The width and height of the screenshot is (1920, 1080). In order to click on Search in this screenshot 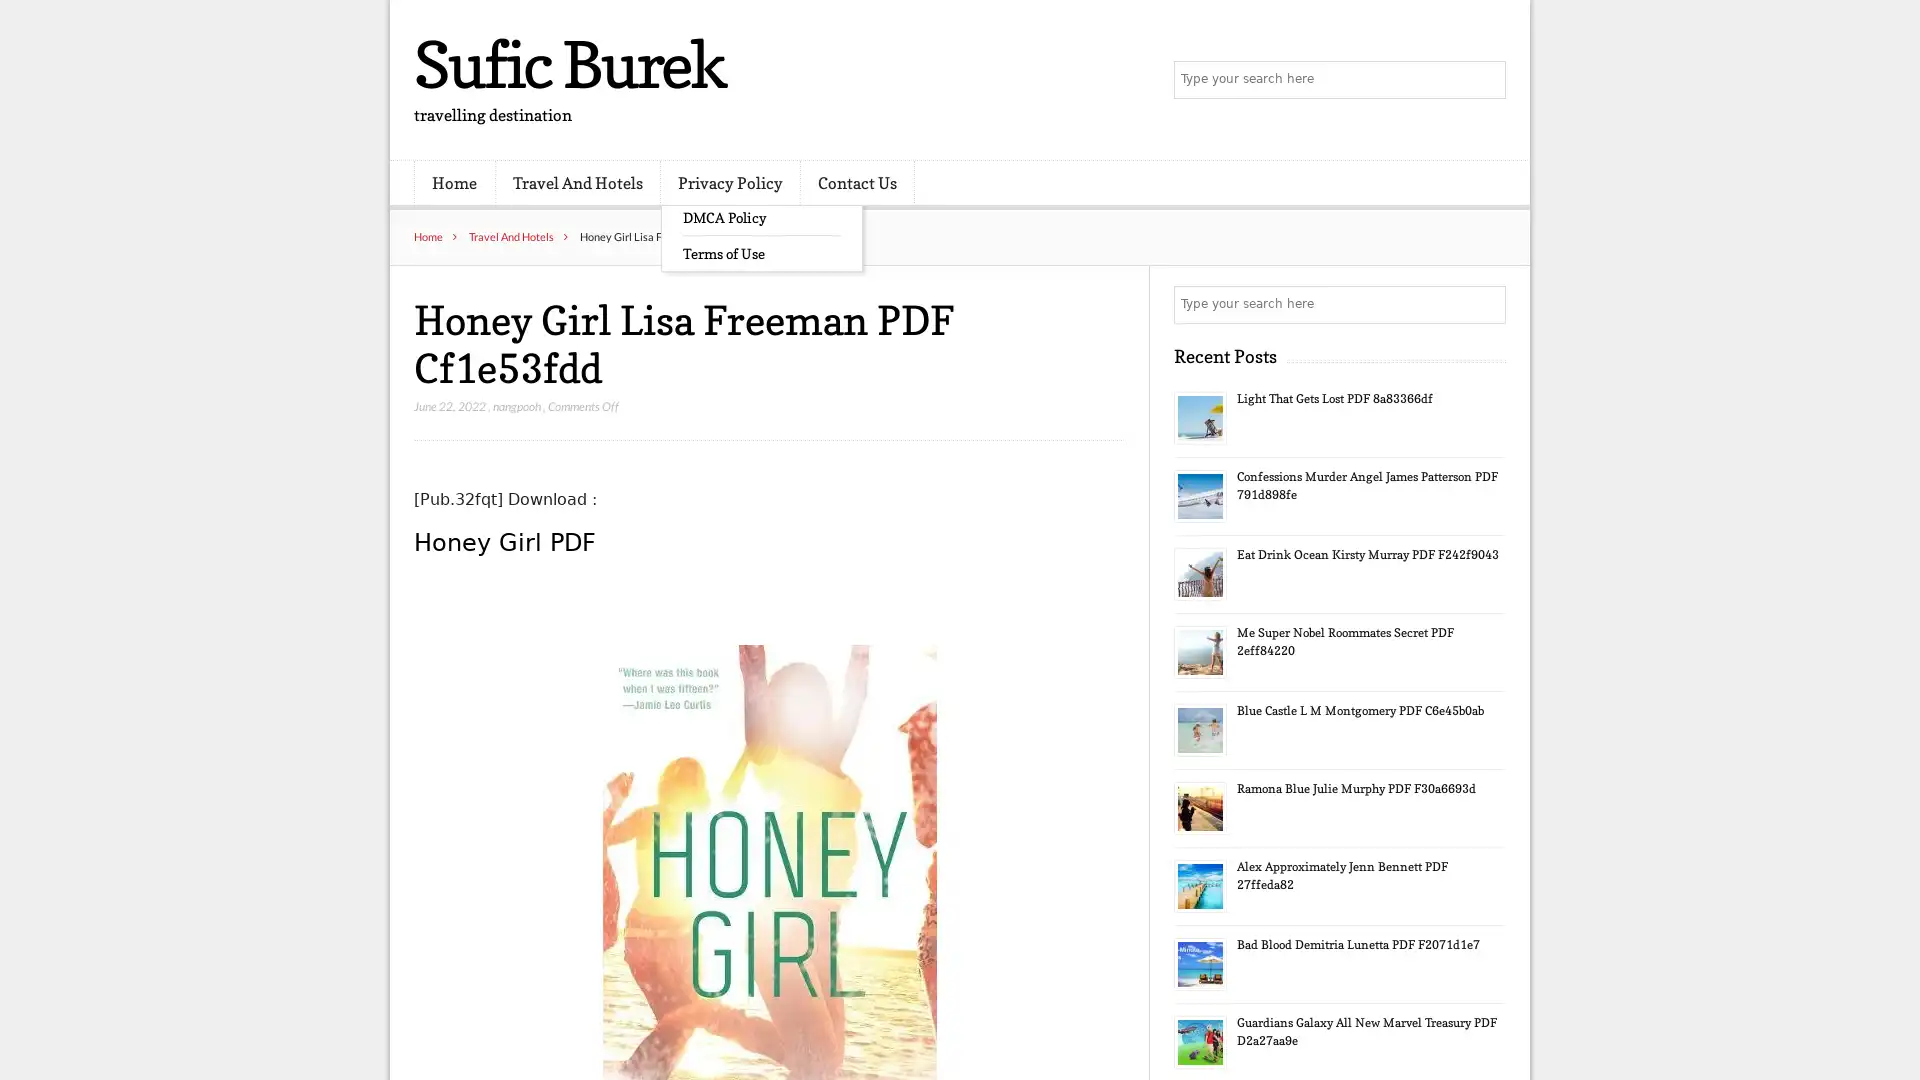, I will do `click(1485, 80)`.